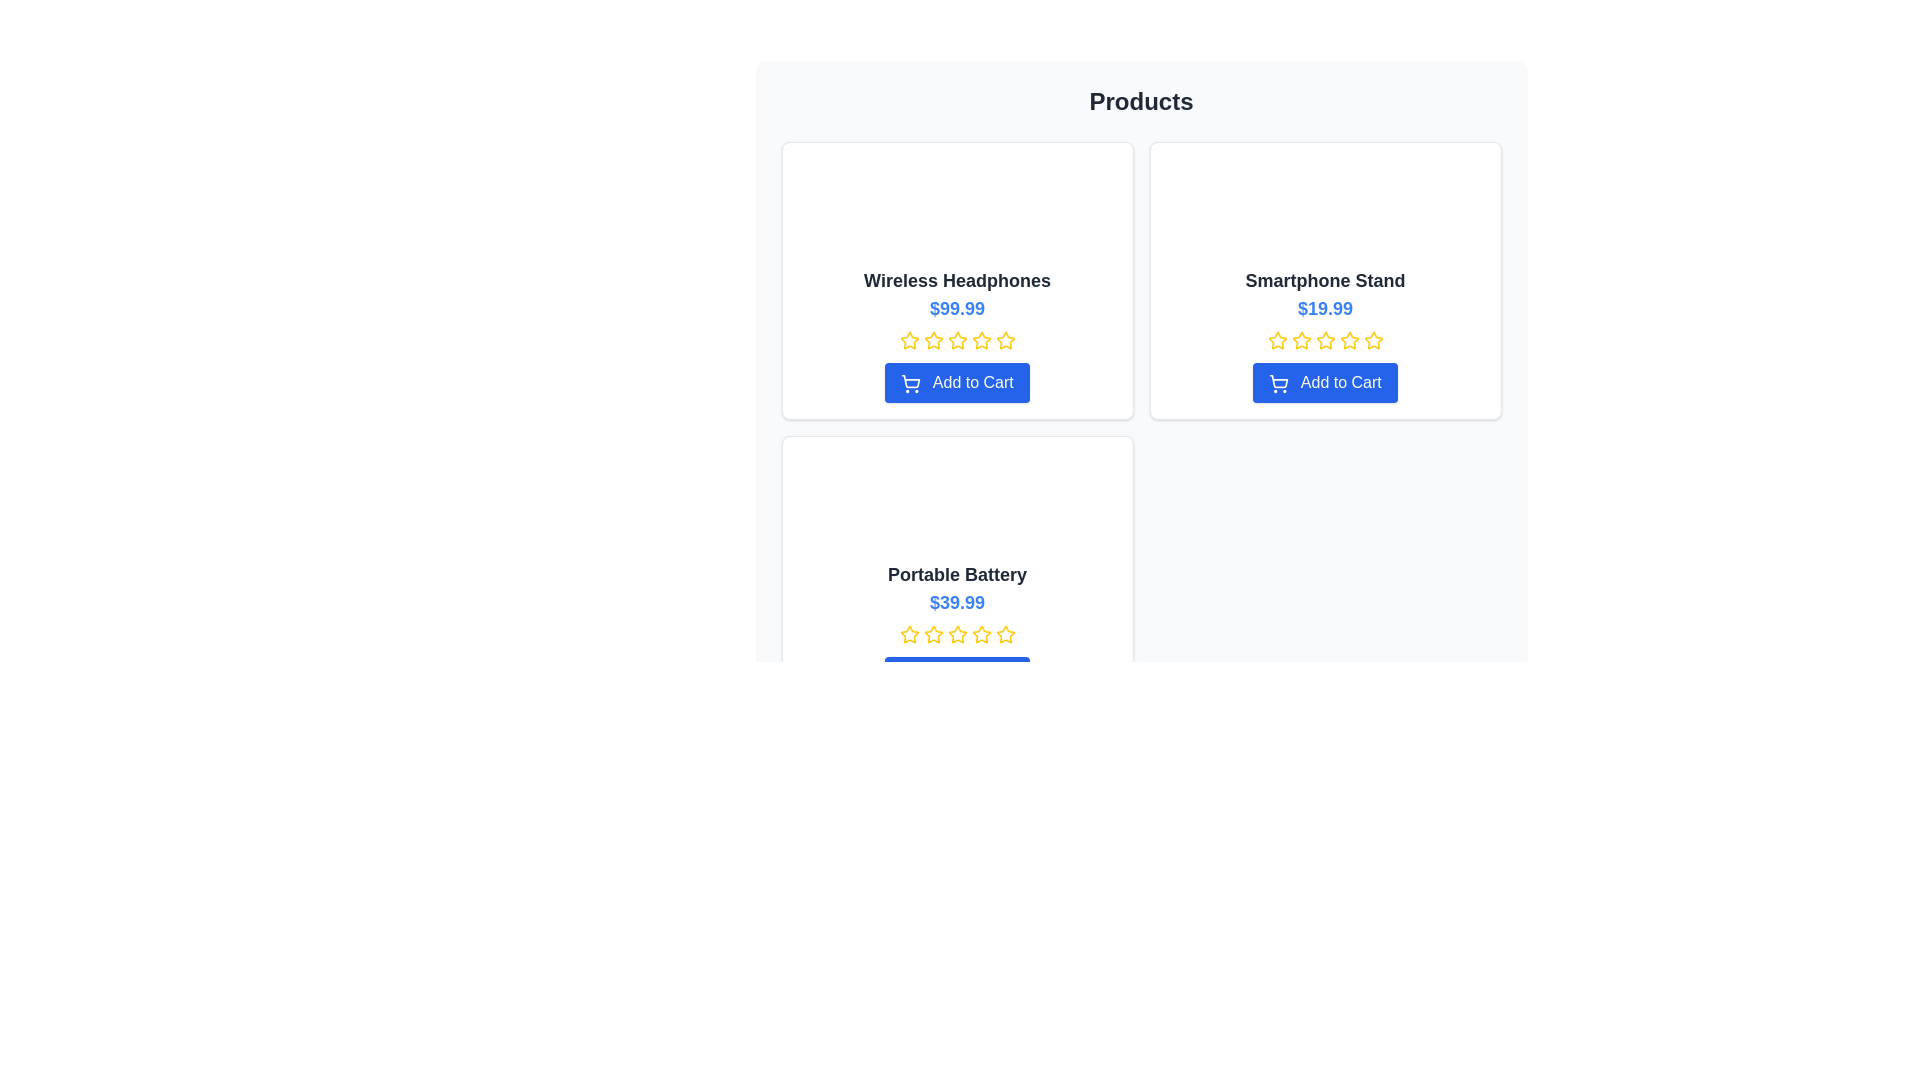 The image size is (1920, 1080). Describe the element at coordinates (956, 574) in the screenshot. I see `the product title label within the product listing card, located in the bottom left grid of a 2x2 product grid, positioned beneath the image placeholder and above the price display` at that location.